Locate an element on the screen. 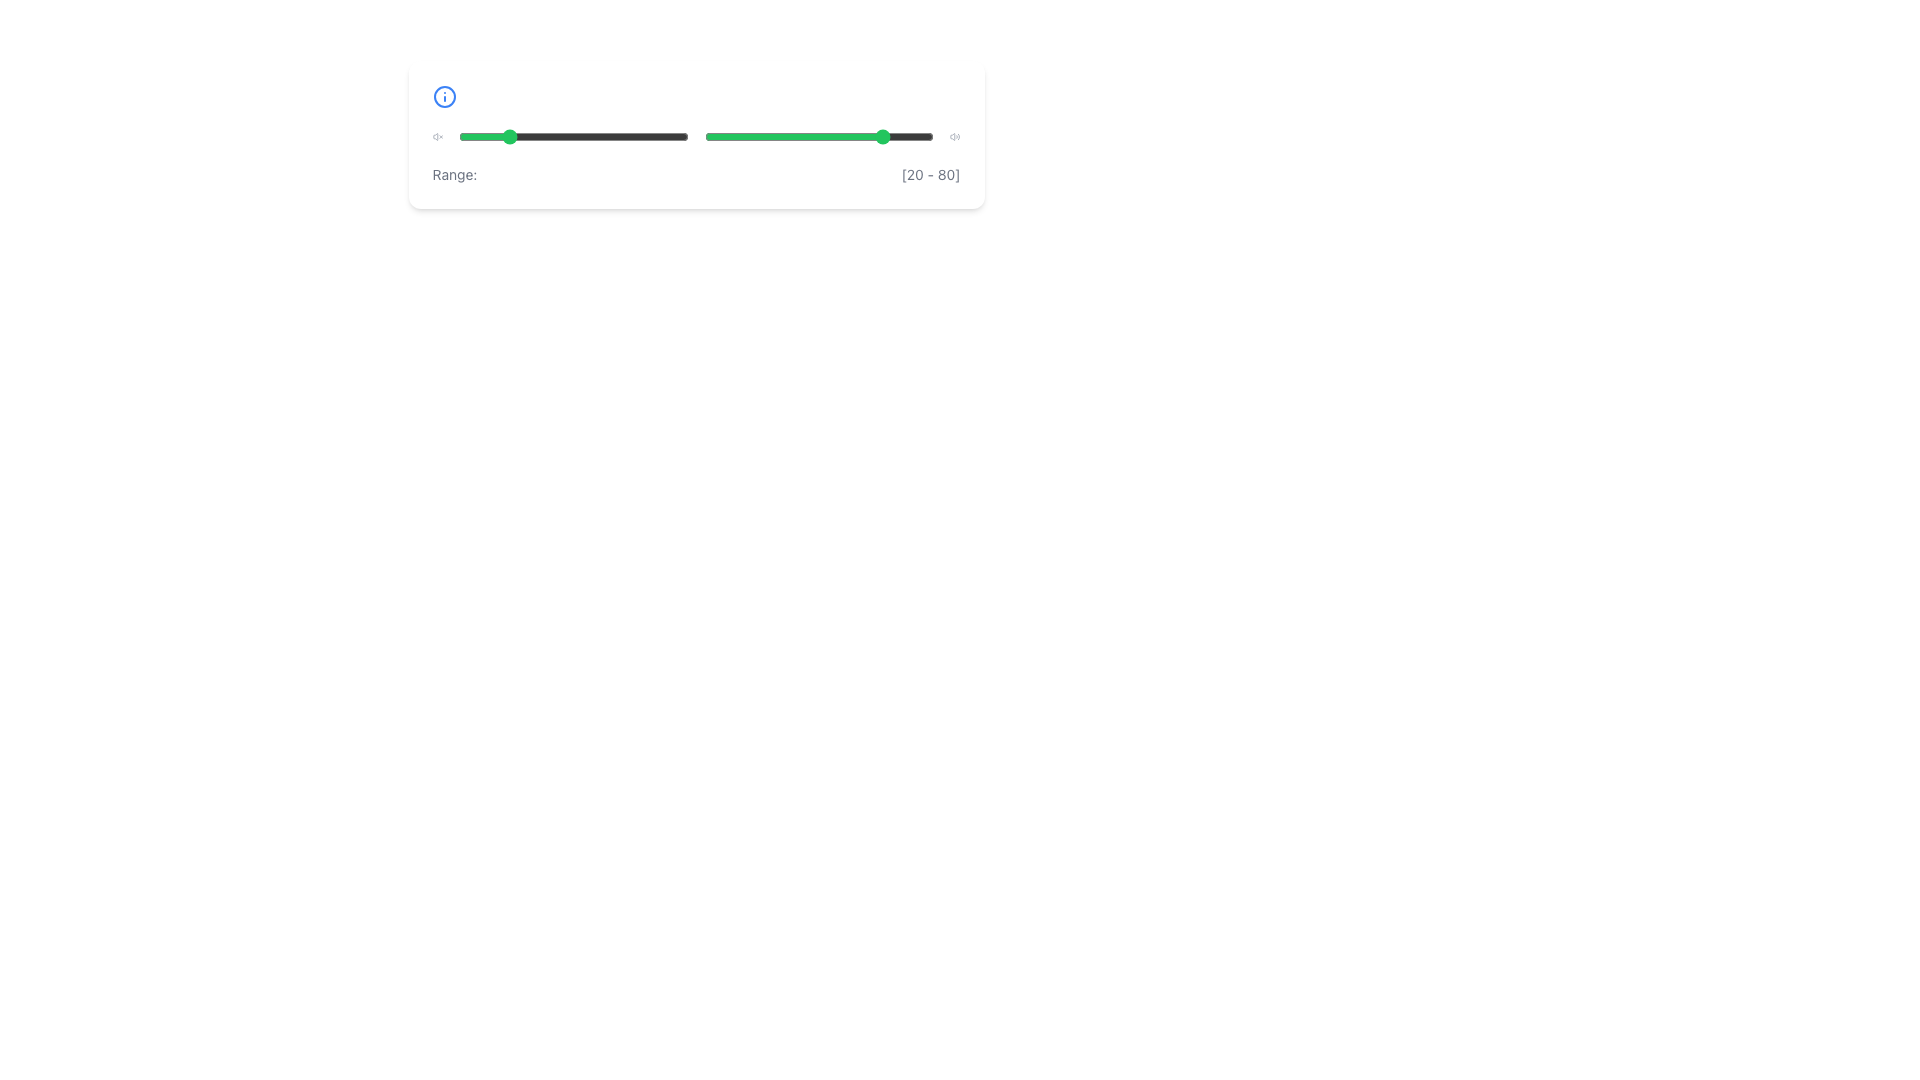 The image size is (1920, 1080). the slider is located at coordinates (527, 136).